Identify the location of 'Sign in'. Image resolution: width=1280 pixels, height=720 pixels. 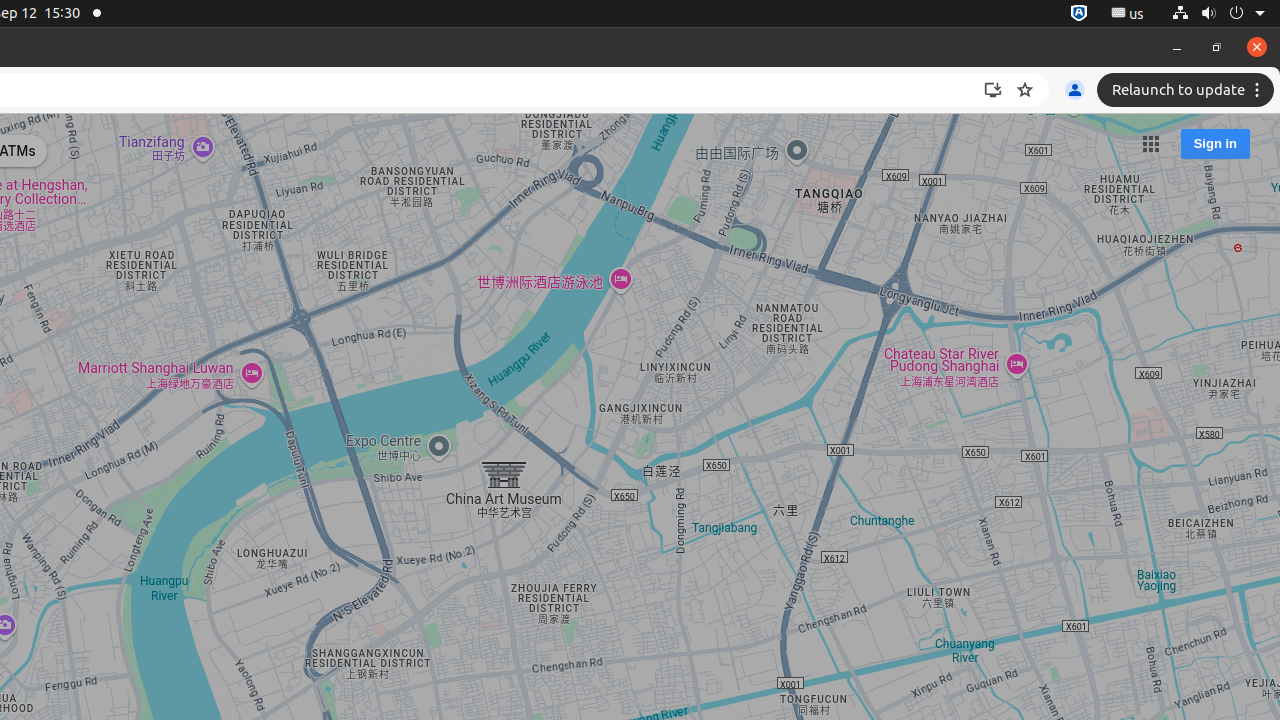
(1213, 142).